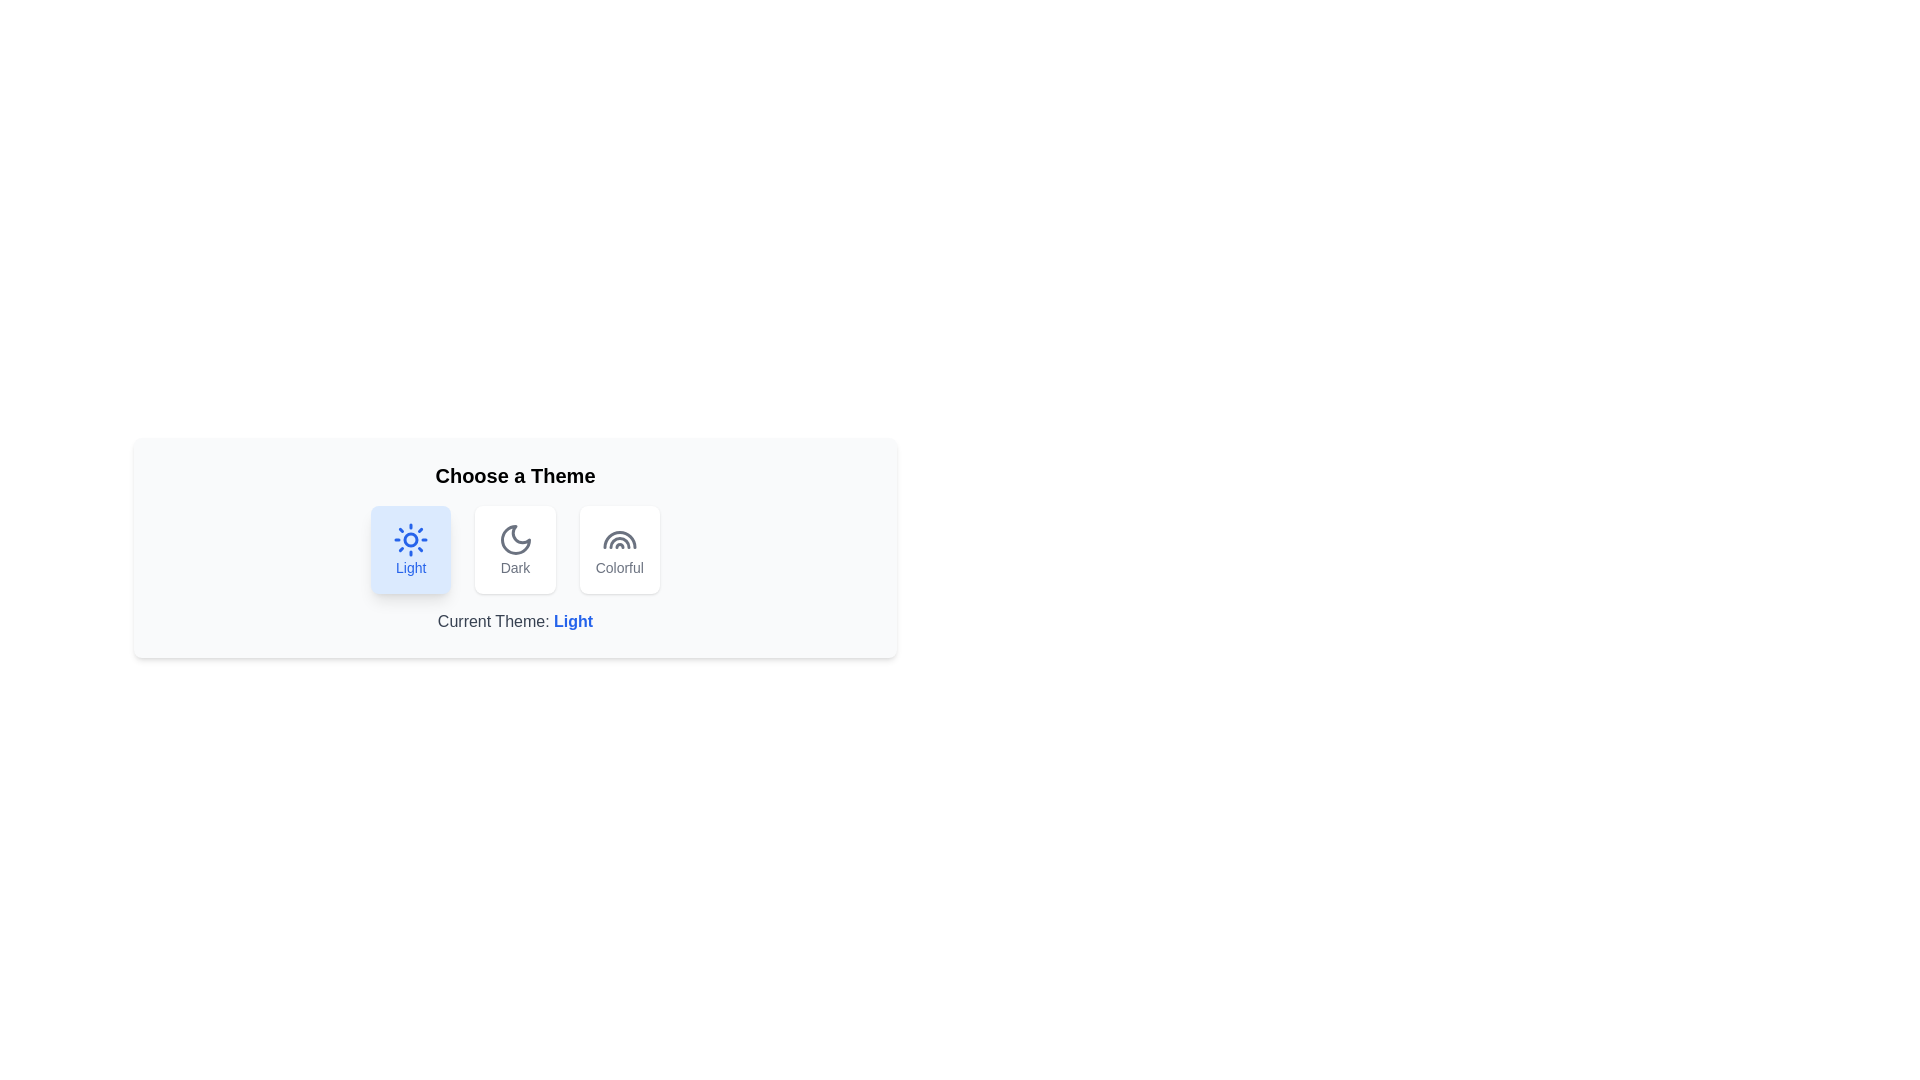  I want to click on the Colorful button to see the hover effect, so click(618, 550).